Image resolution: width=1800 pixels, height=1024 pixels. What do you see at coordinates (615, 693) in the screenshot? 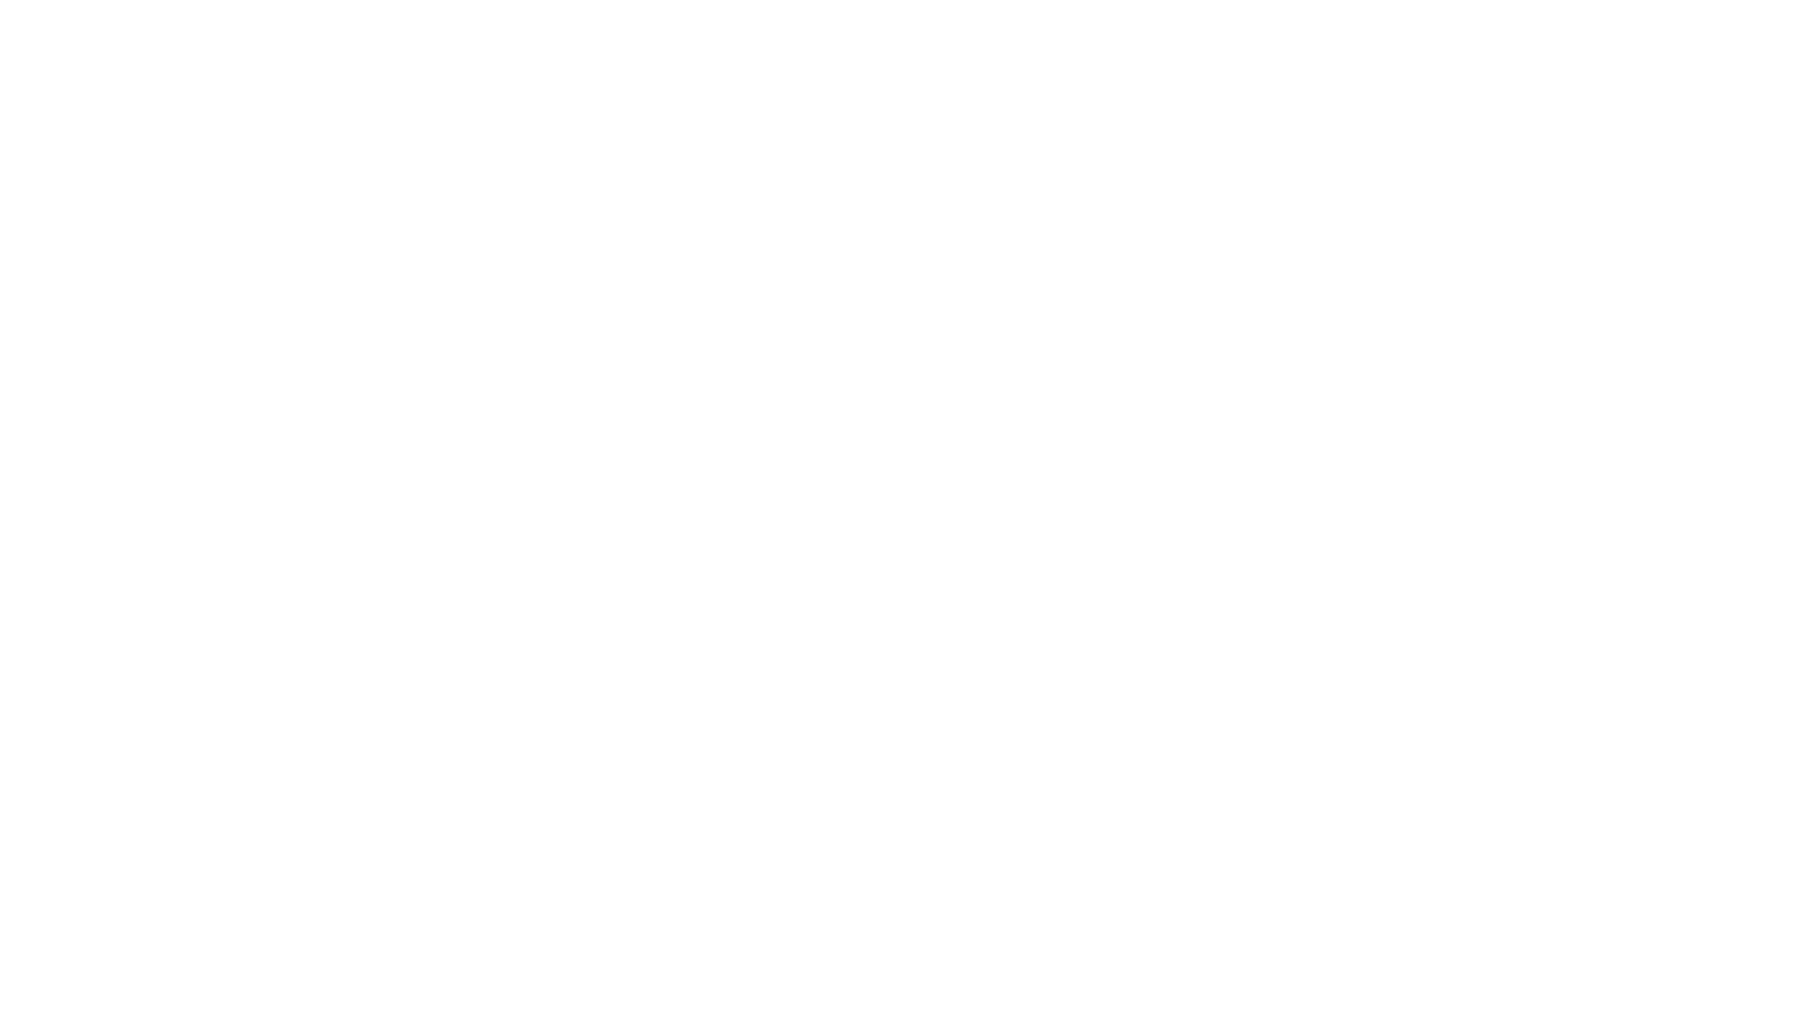
I see `'He has also put in a whopping 3,000m of fencing around the farm to protect the young trees and to keep those mischievous sheep from escaping and running wild.'` at bounding box center [615, 693].